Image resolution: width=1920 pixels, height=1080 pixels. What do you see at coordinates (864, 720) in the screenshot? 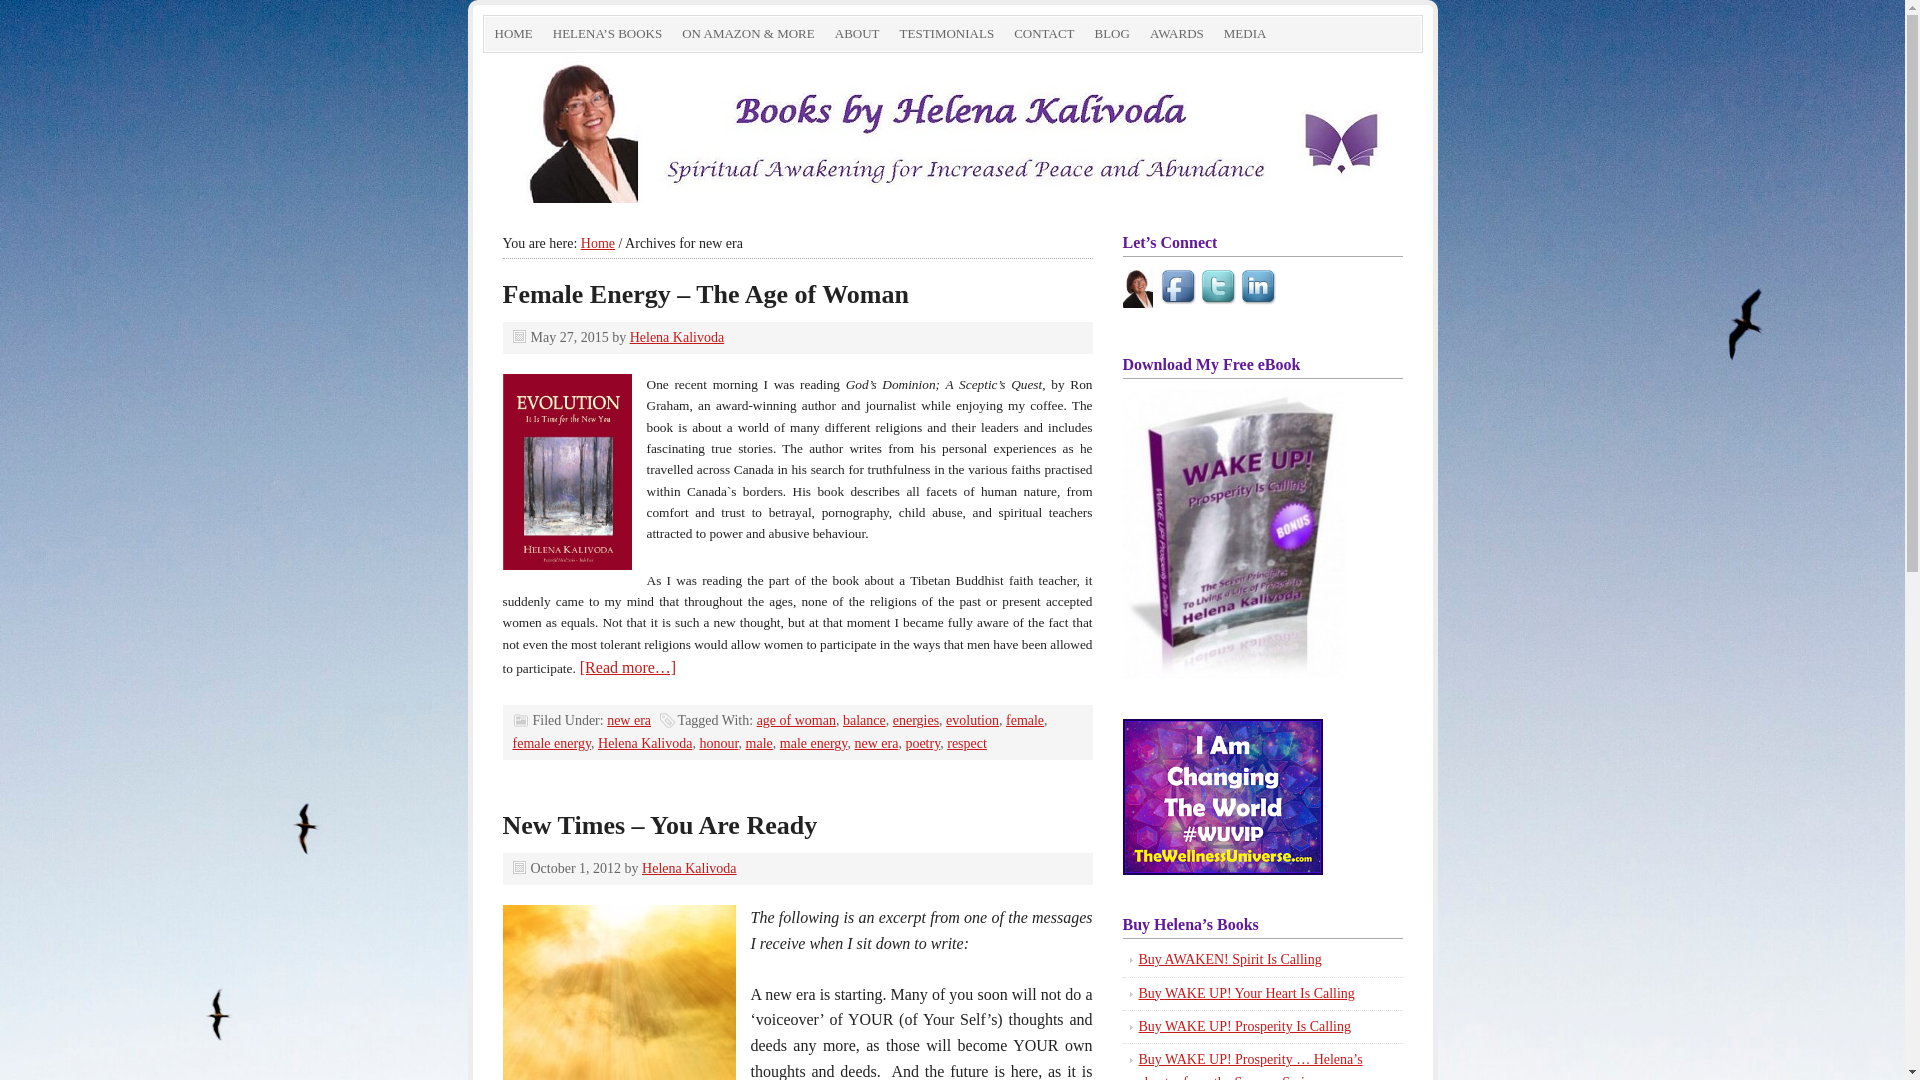
I see `'balance'` at bounding box center [864, 720].